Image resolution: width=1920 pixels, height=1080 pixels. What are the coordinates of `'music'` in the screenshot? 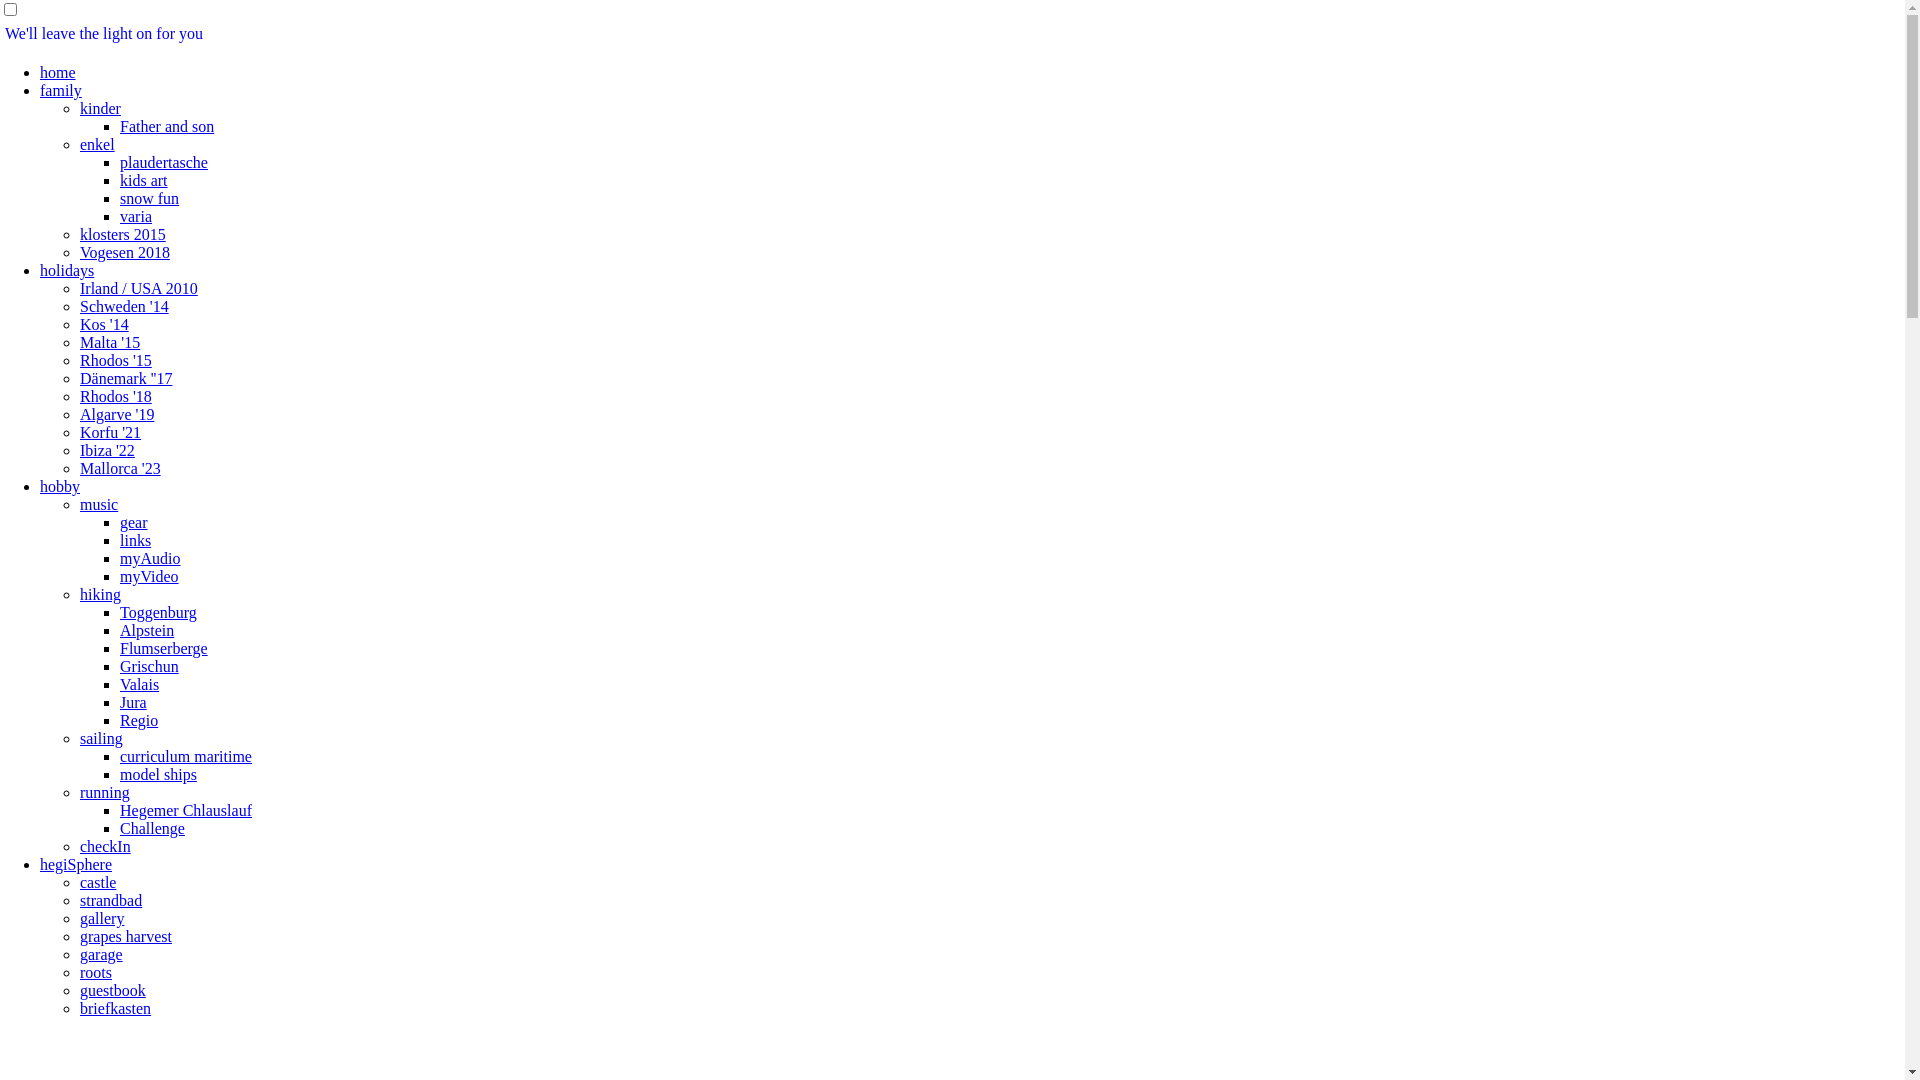 It's located at (98, 503).